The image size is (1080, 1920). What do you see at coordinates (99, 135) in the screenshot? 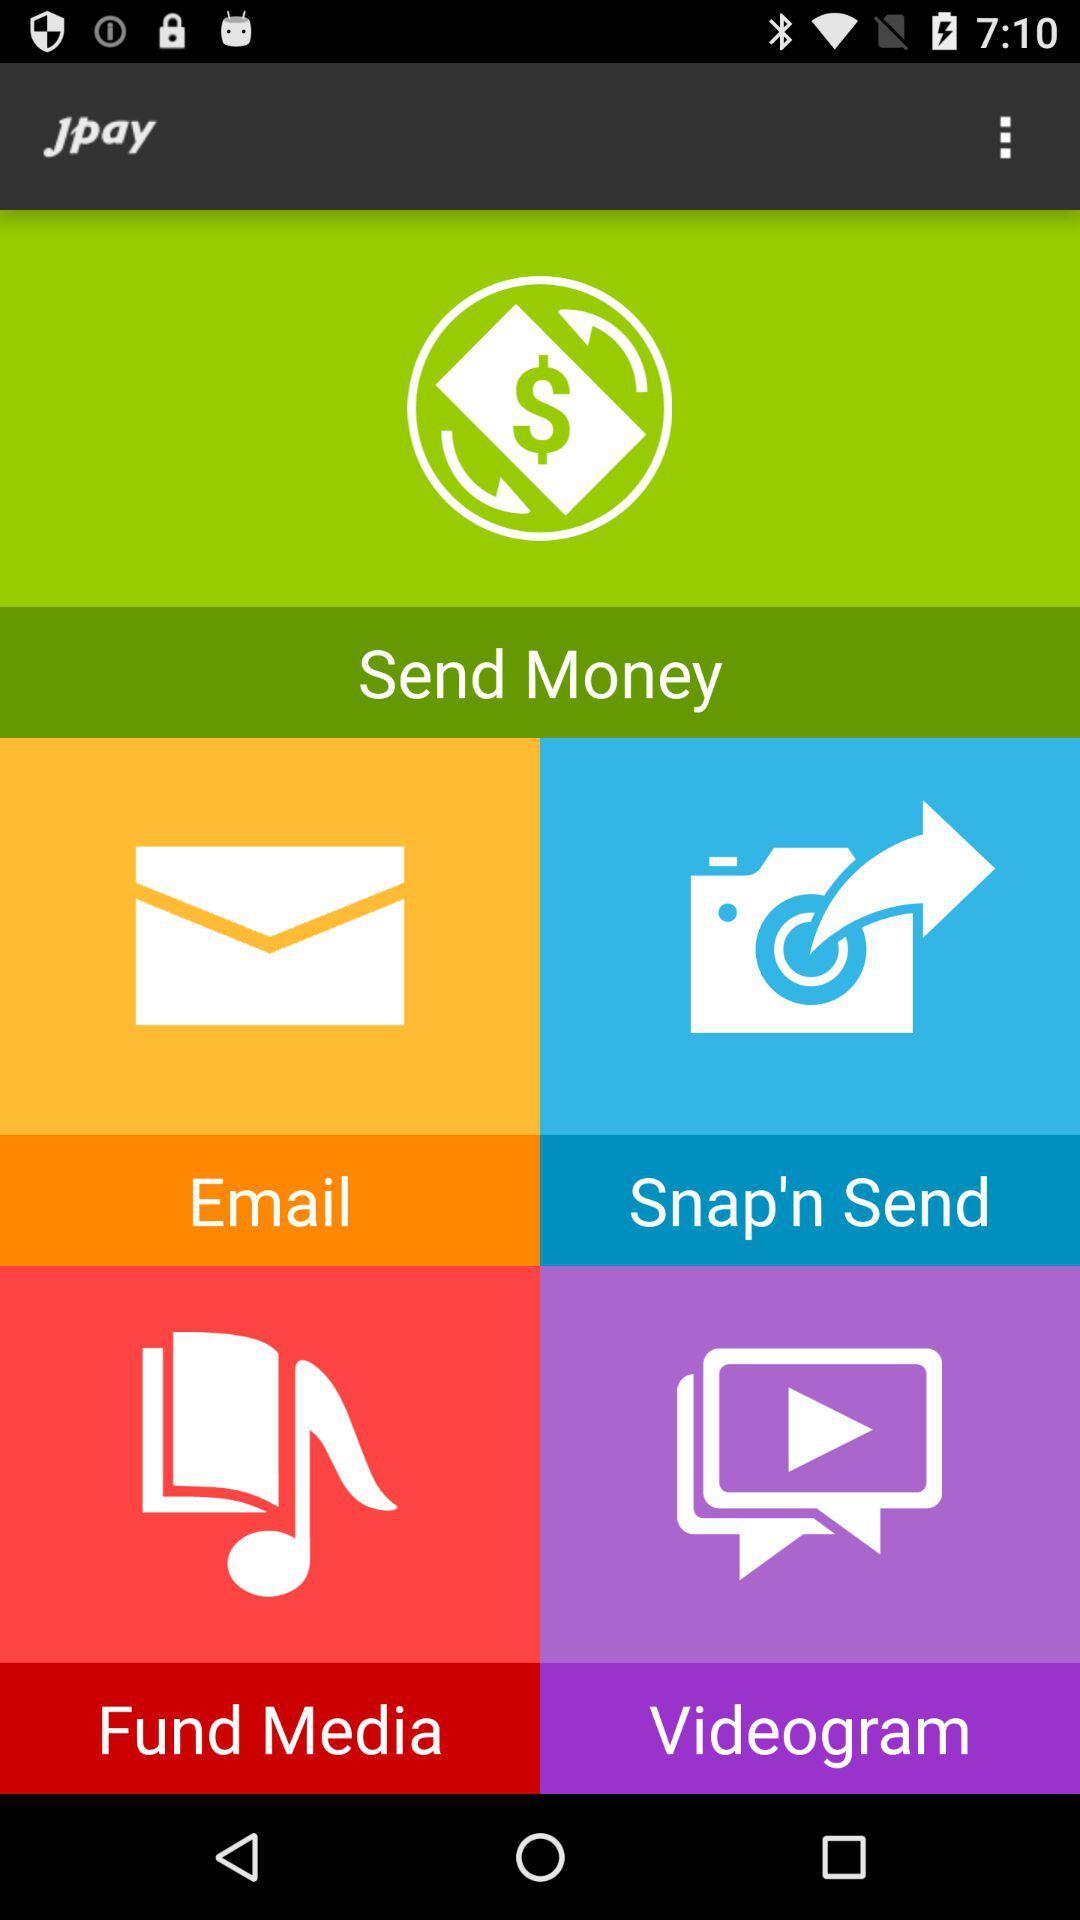
I see `the icon at the top left corner` at bounding box center [99, 135].